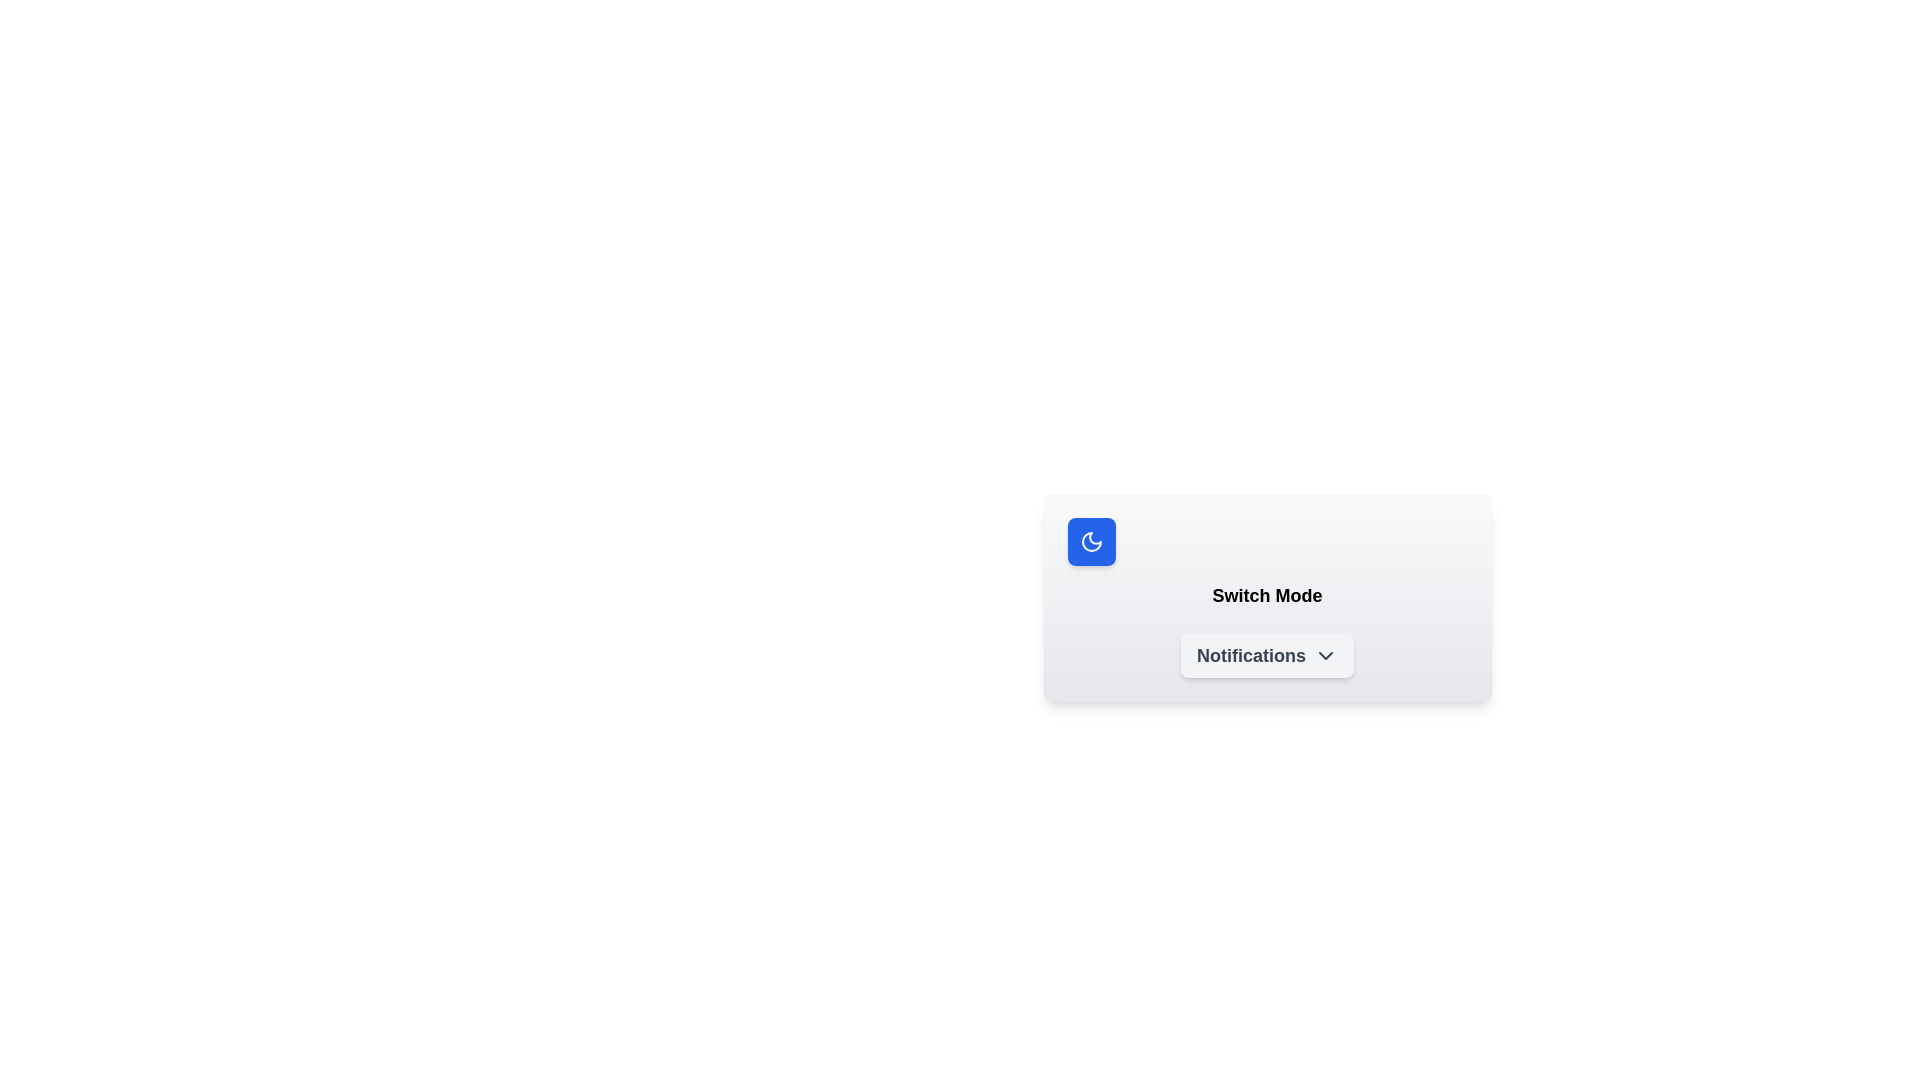 The image size is (1920, 1080). What do you see at coordinates (1266, 595) in the screenshot?
I see `the static text label or title located centrally below the rounded blue moon icon and above the 'Notifications' button with a chevron down icon` at bounding box center [1266, 595].